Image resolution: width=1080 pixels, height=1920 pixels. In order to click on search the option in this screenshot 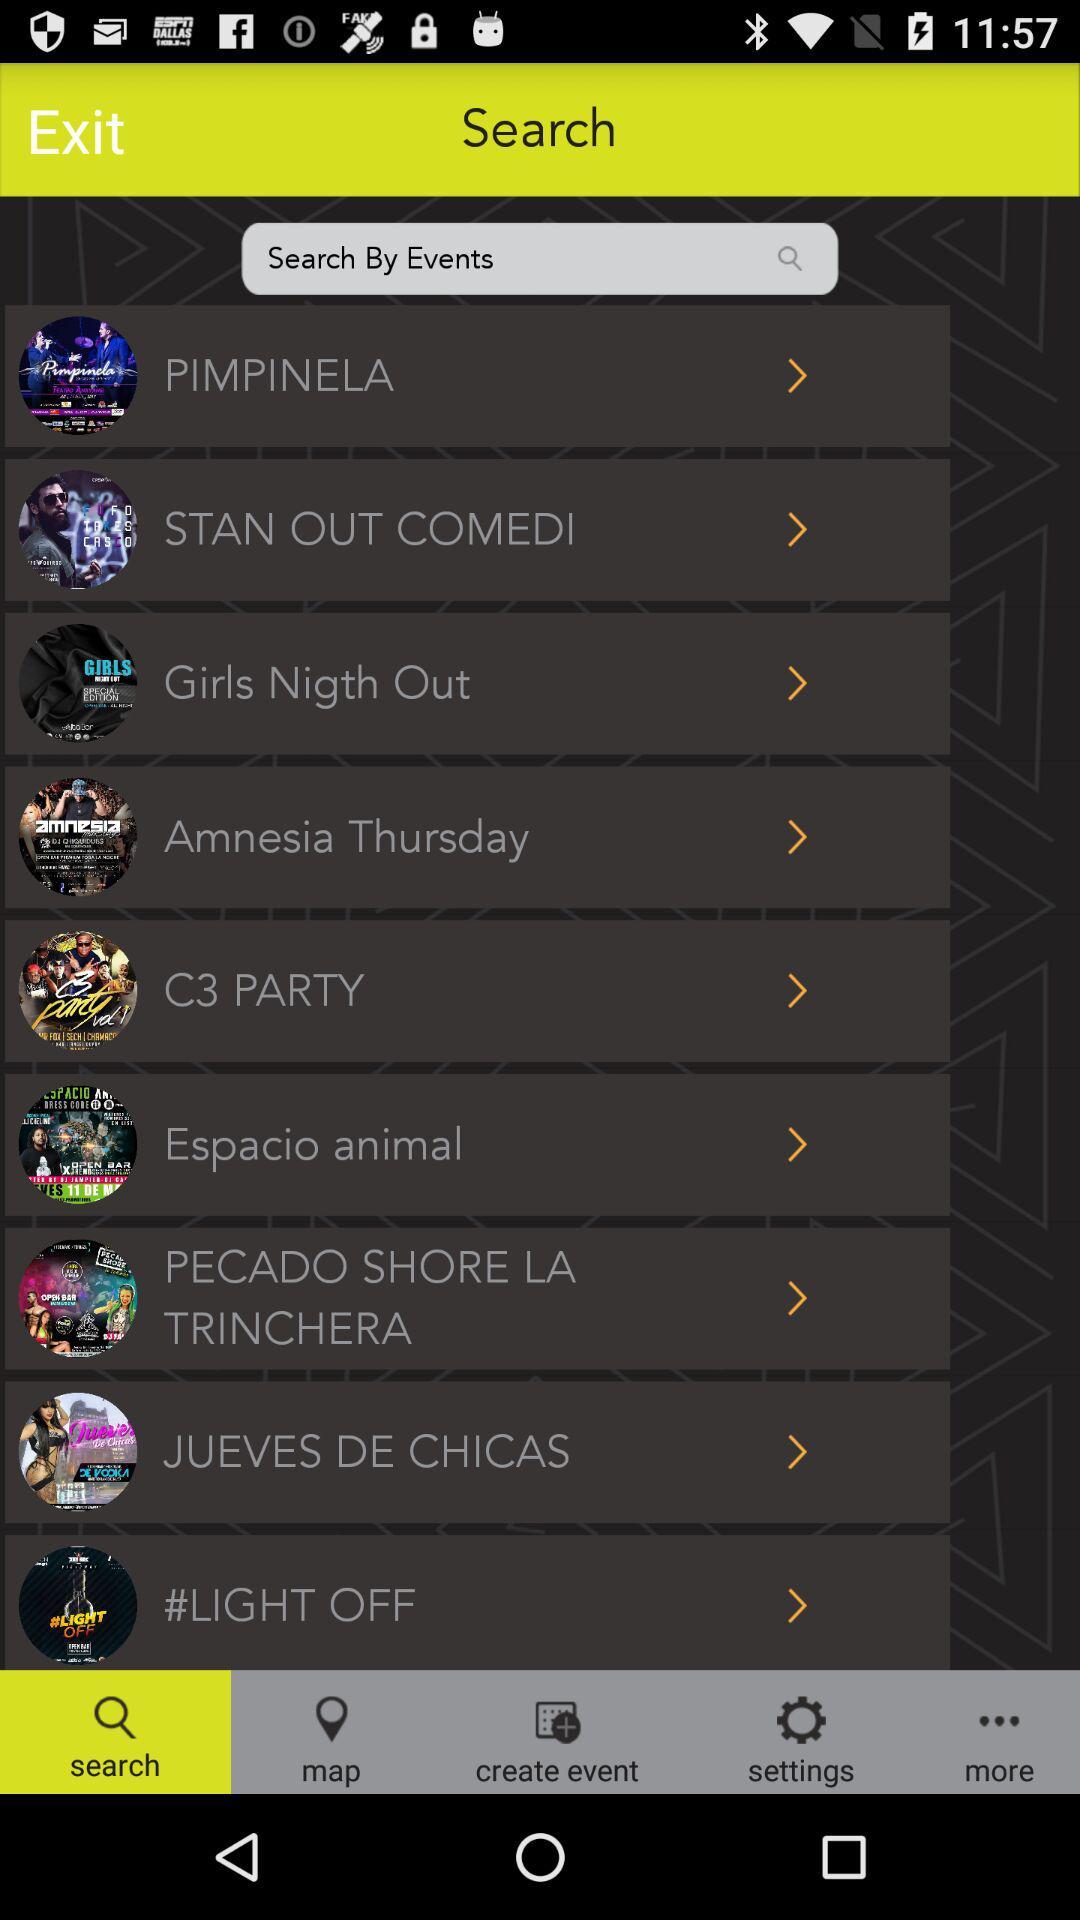, I will do `click(540, 257)`.